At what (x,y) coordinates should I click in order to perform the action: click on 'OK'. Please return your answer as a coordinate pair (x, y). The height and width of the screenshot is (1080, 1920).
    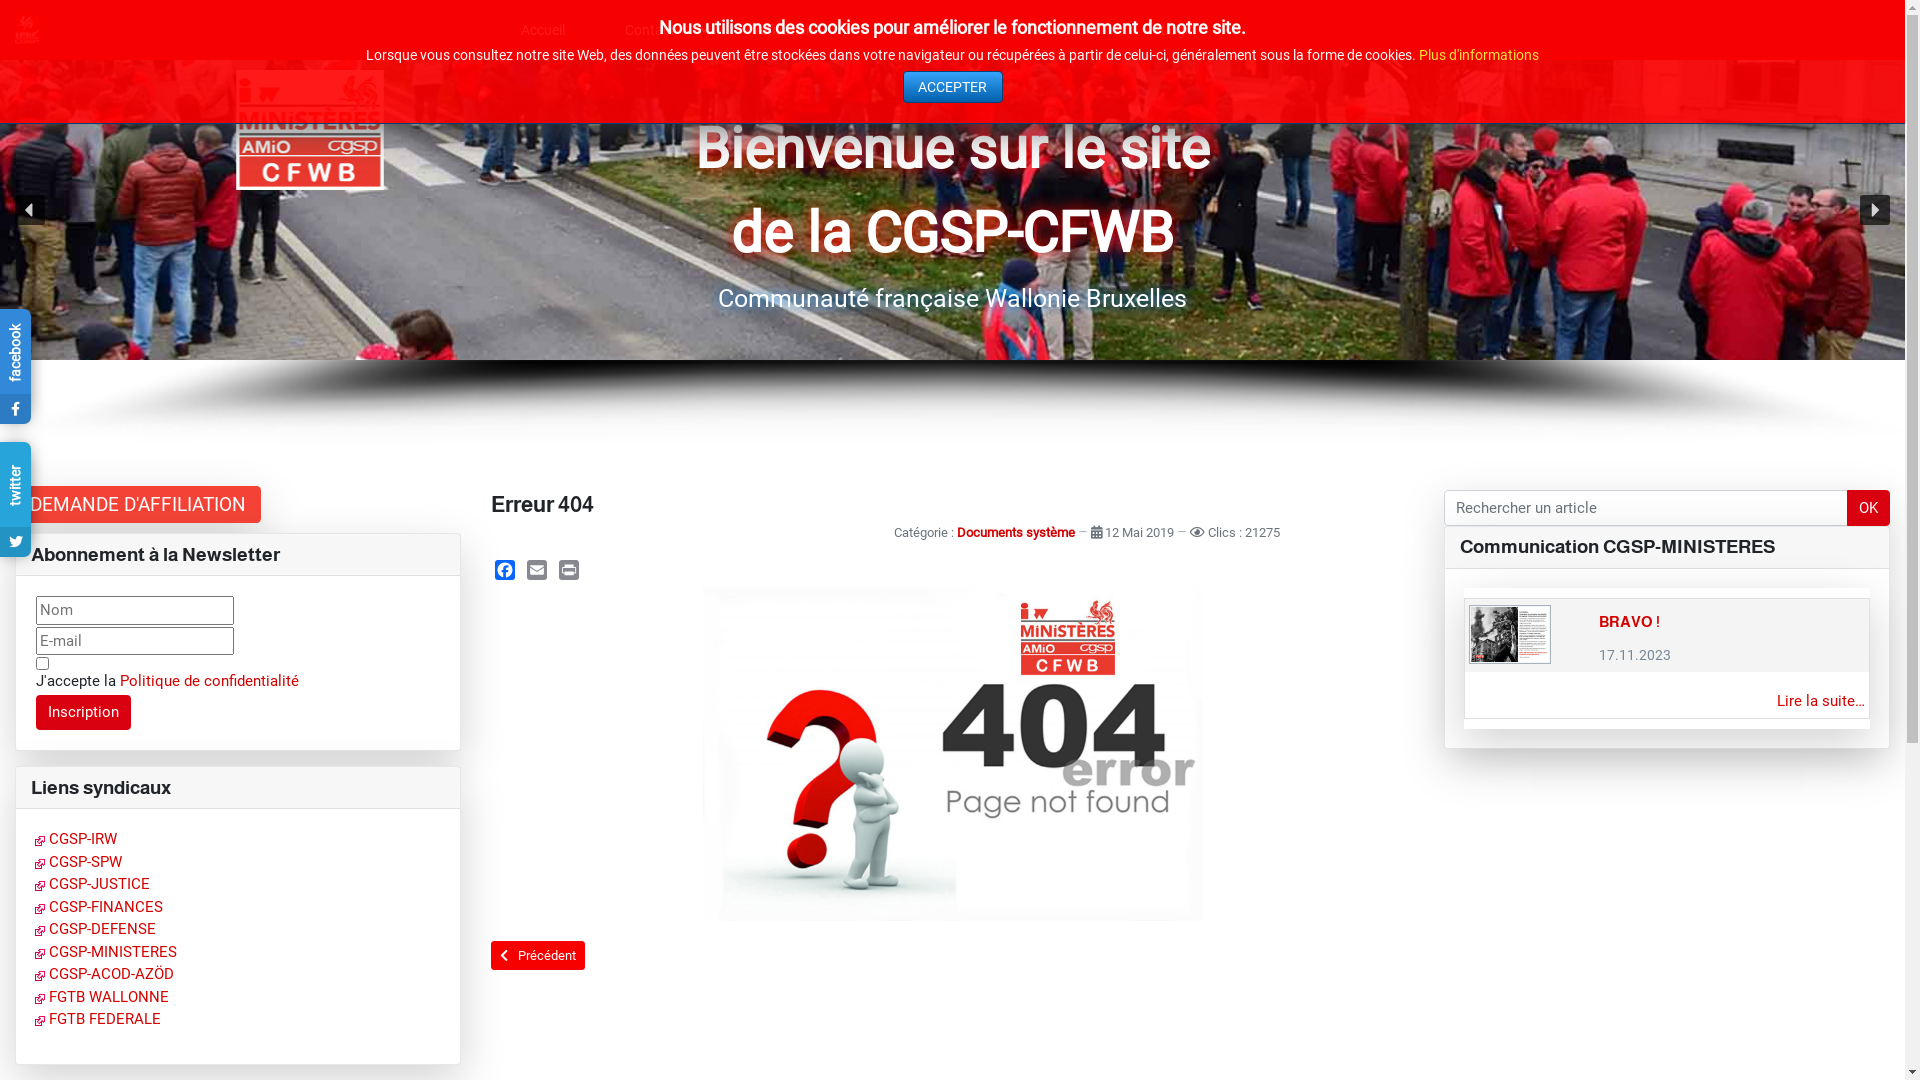
    Looking at the image, I should click on (1866, 507).